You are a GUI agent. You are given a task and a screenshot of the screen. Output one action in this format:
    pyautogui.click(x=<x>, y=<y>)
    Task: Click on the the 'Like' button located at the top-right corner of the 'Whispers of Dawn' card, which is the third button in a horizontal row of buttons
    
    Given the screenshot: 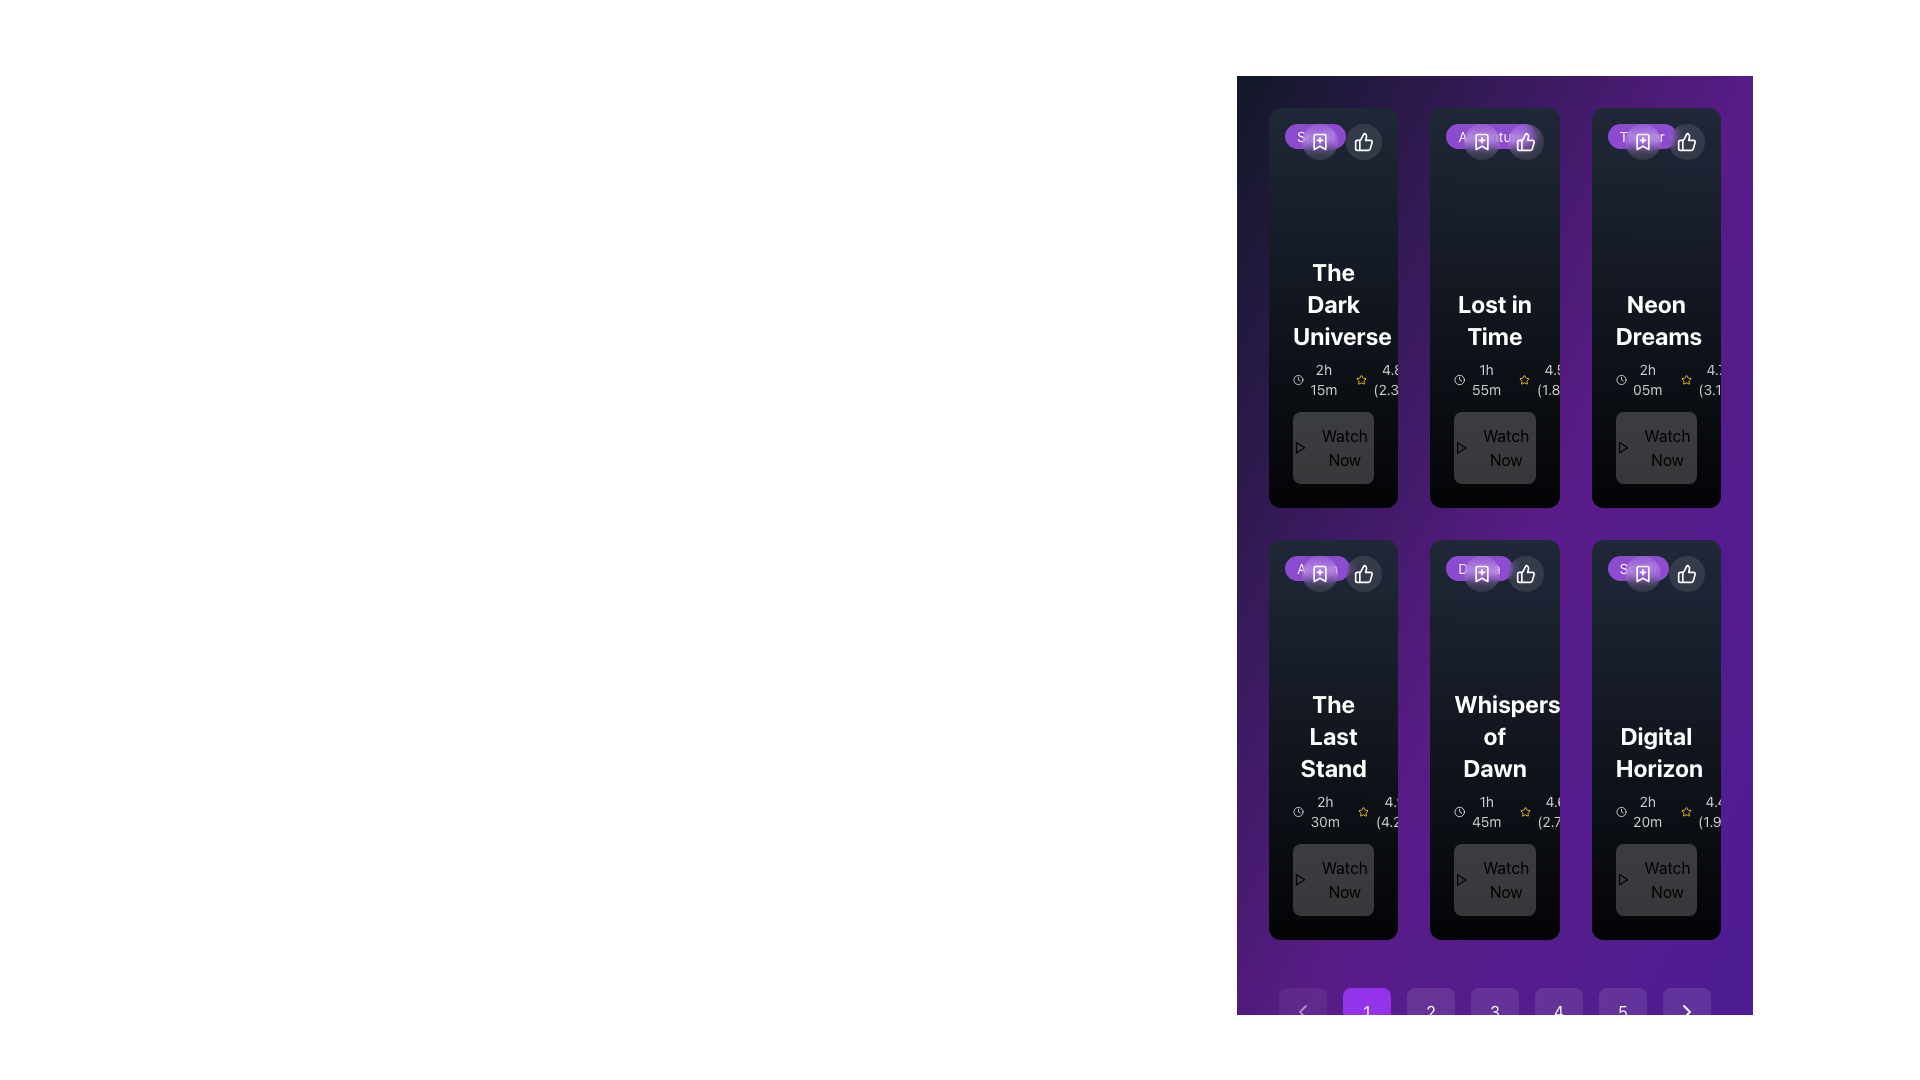 What is the action you would take?
    pyautogui.click(x=1524, y=574)
    